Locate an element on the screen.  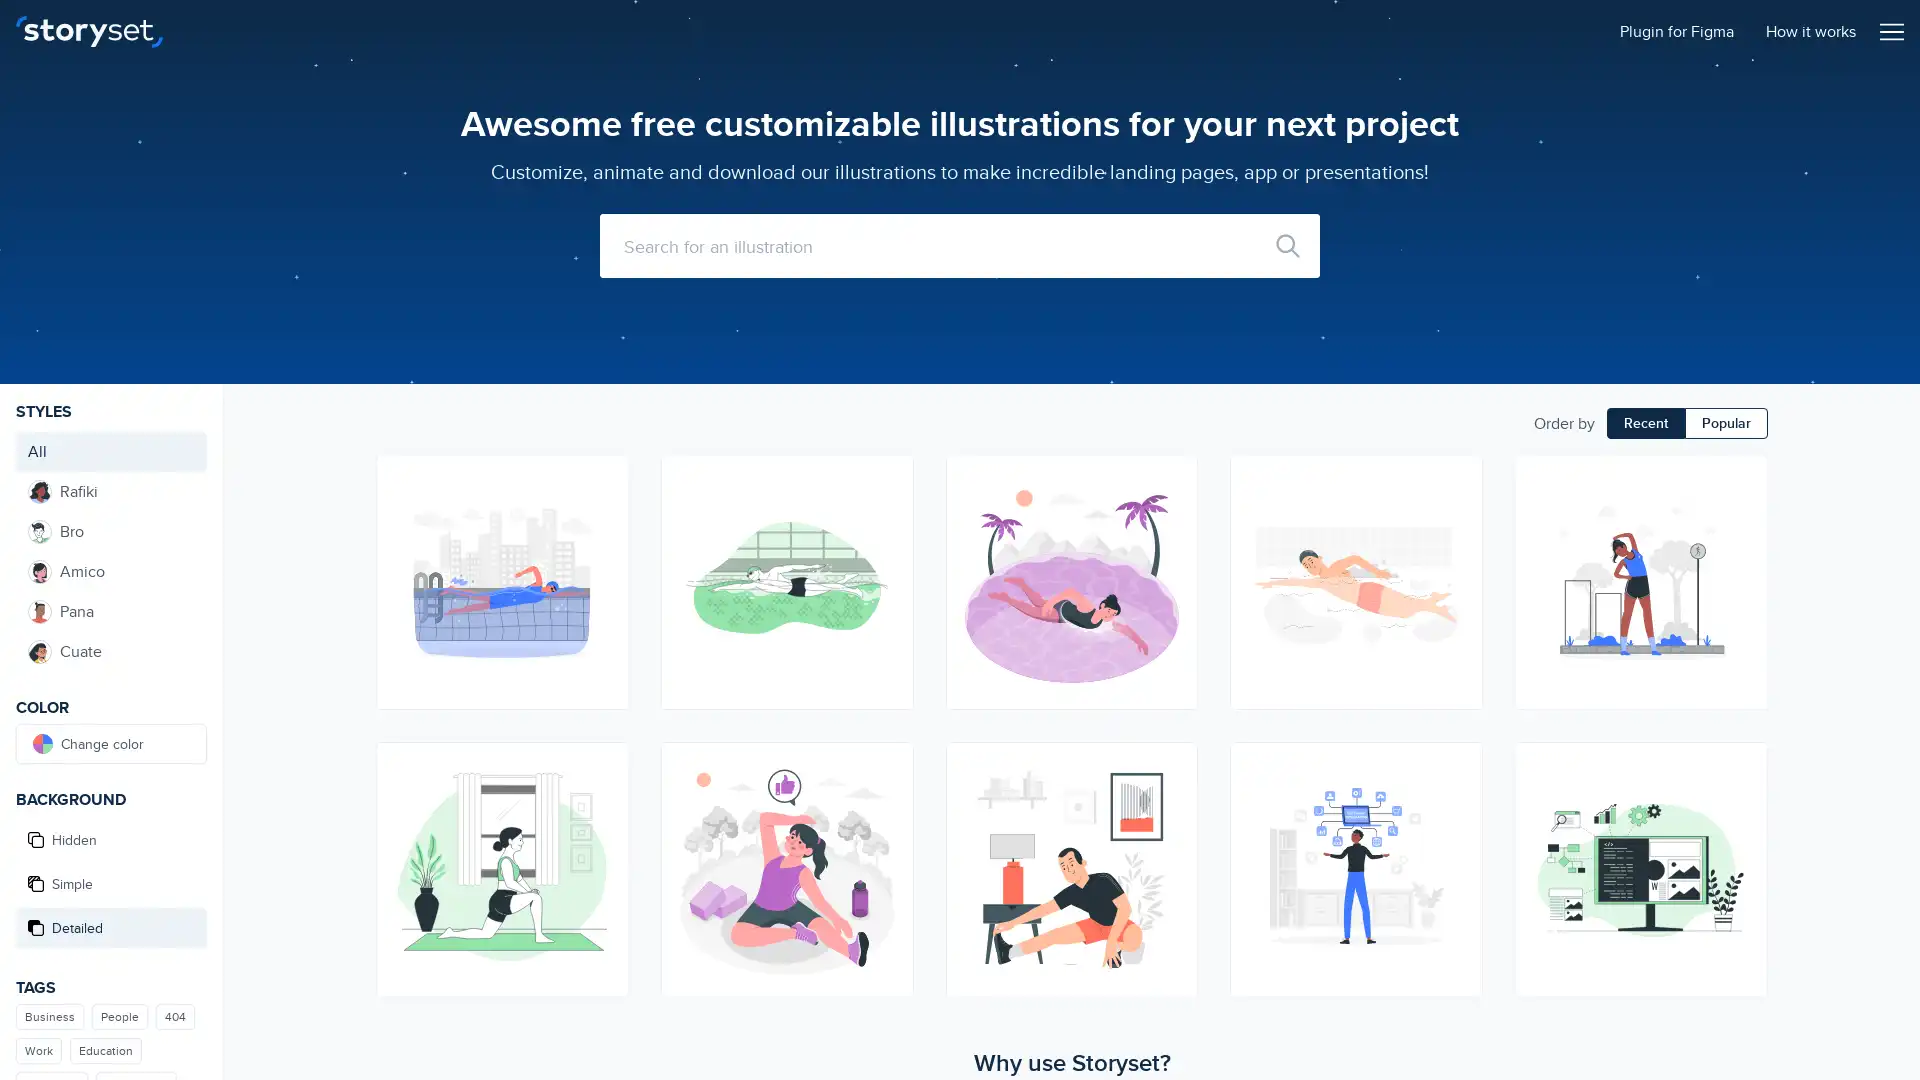
Recent is located at coordinates (1646, 422).